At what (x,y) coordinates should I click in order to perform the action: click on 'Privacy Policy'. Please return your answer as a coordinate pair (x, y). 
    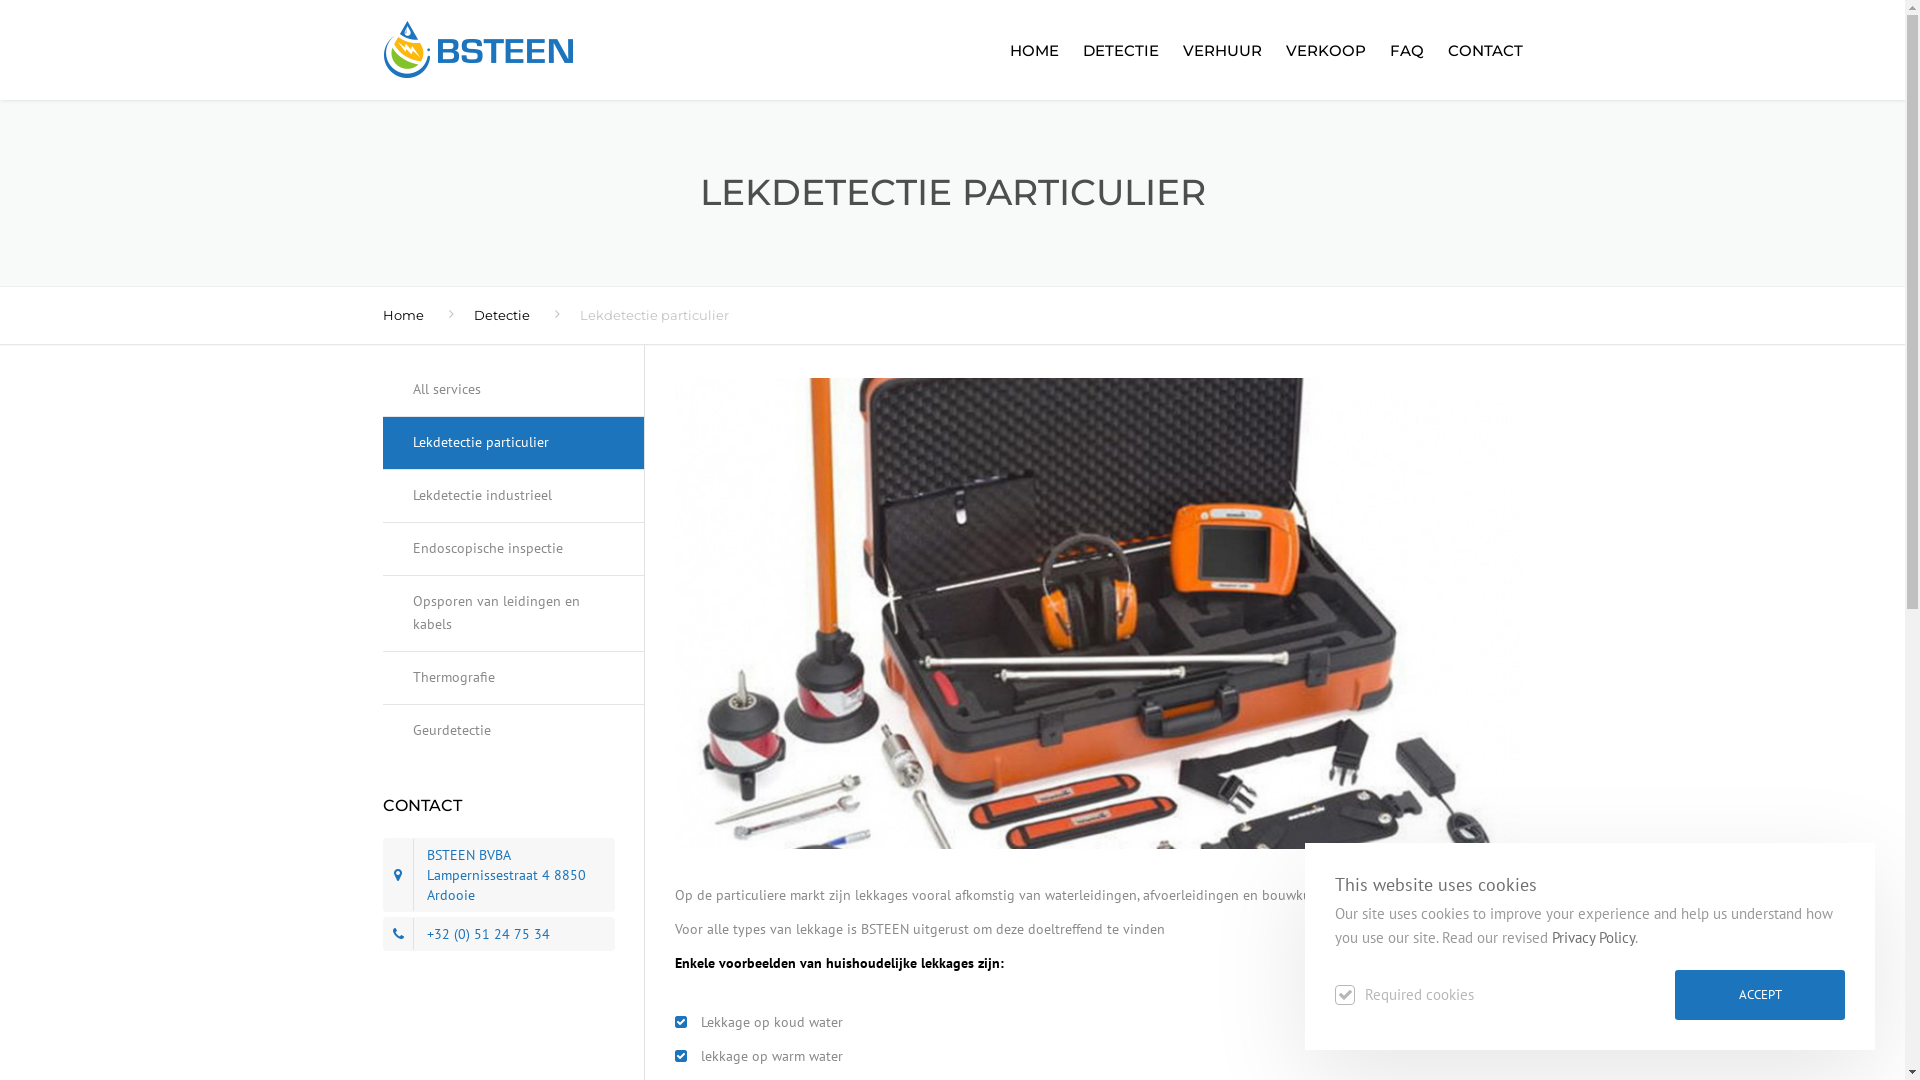
    Looking at the image, I should click on (1592, 937).